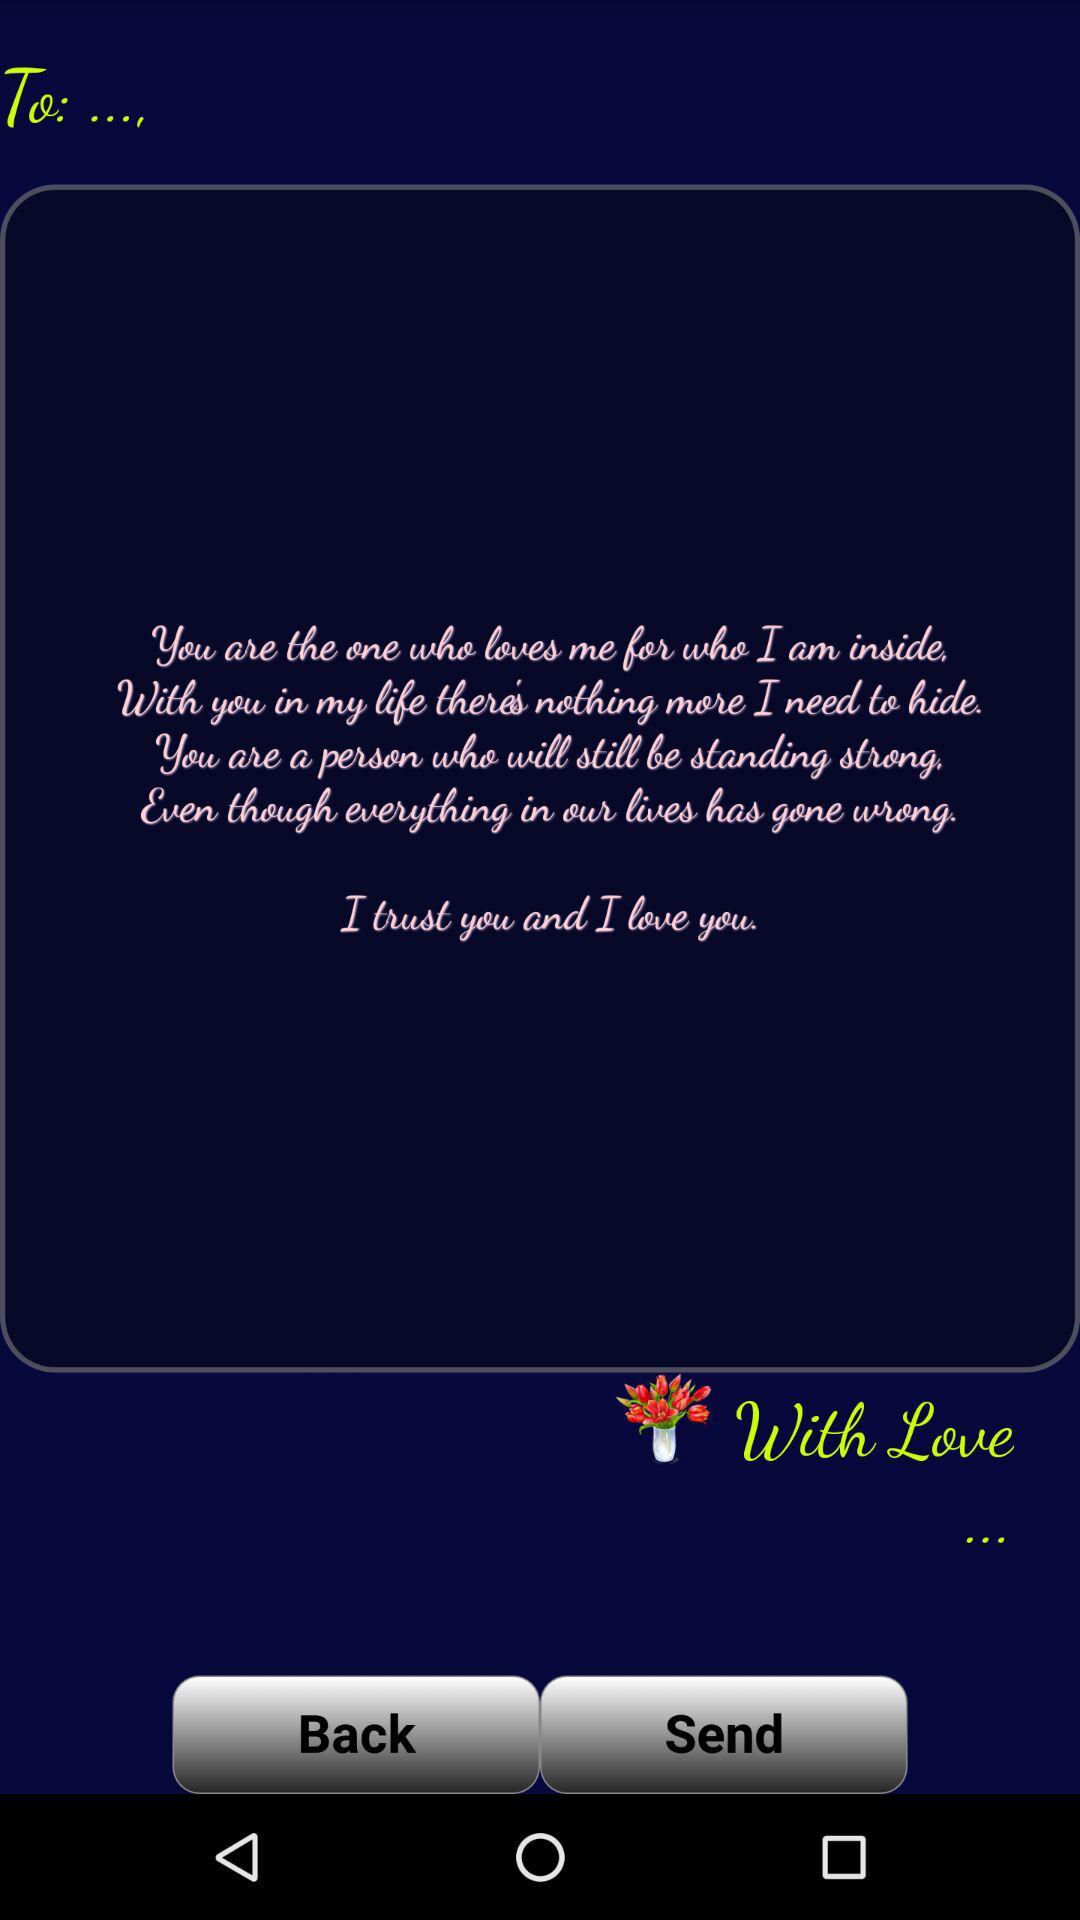 Image resolution: width=1080 pixels, height=1920 pixels. Describe the element at coordinates (723, 1733) in the screenshot. I see `the send` at that location.